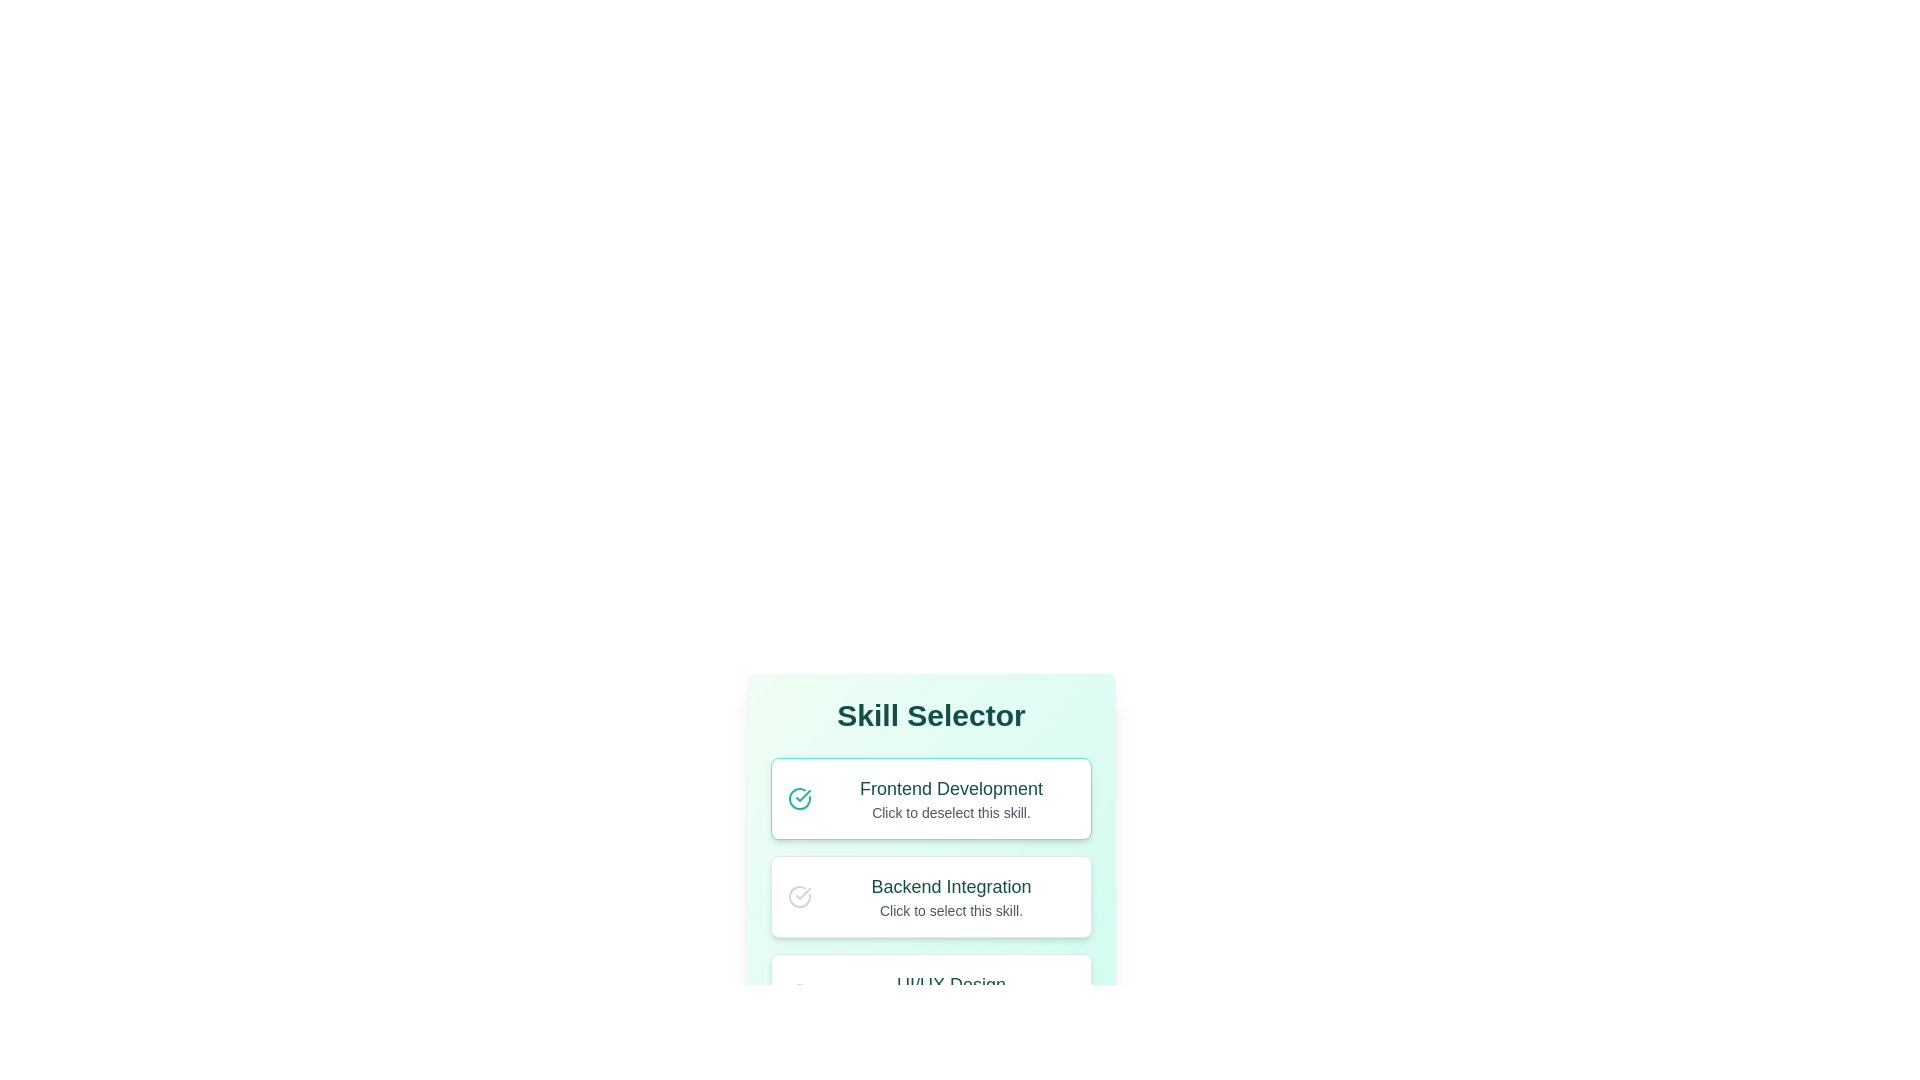 The width and height of the screenshot is (1920, 1080). I want to click on the skill card for UI/UX Design, so click(930, 995).